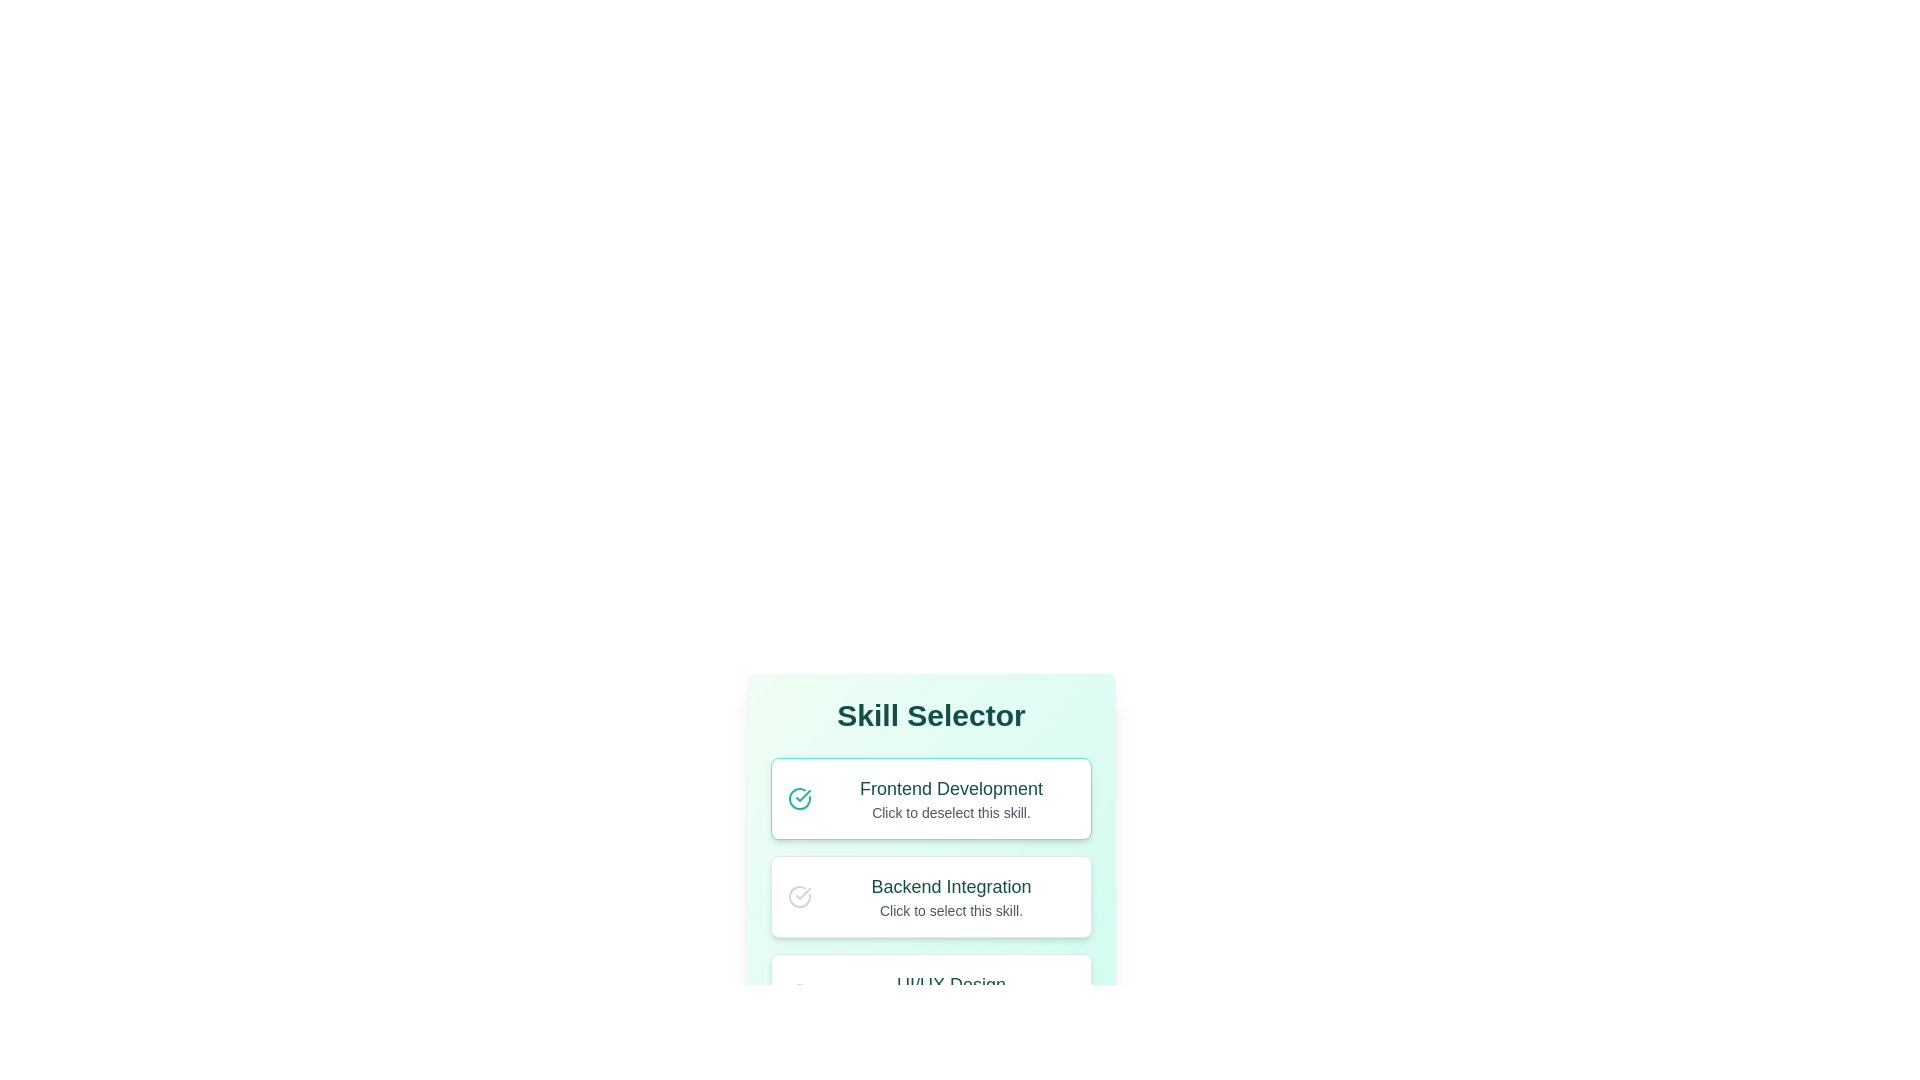 The width and height of the screenshot is (1920, 1080). I want to click on the skill card for UI/UX Design, so click(930, 995).